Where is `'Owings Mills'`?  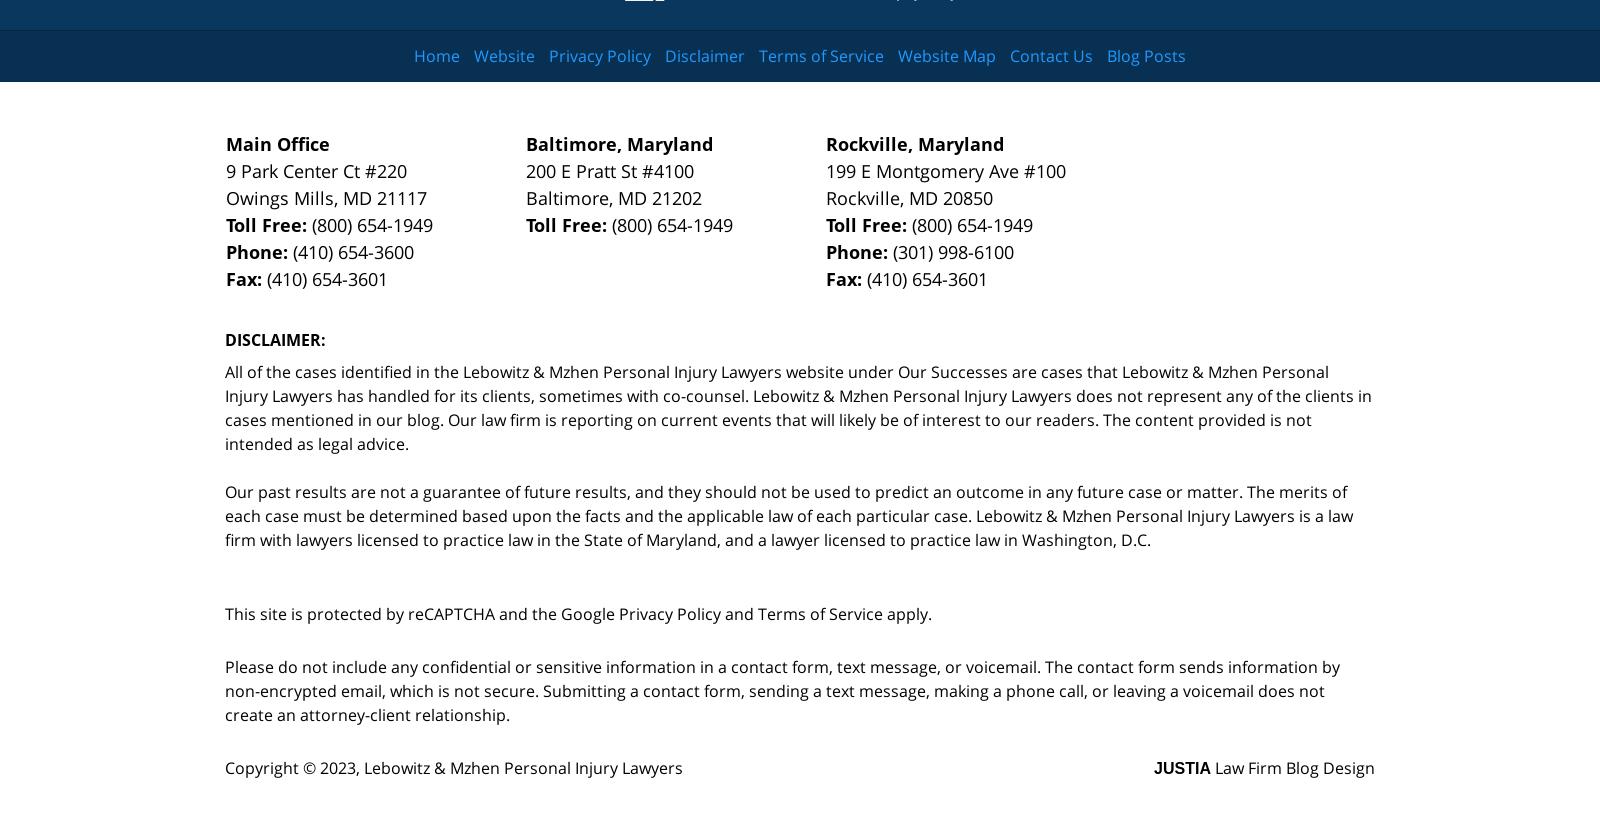 'Owings Mills' is located at coordinates (280, 197).